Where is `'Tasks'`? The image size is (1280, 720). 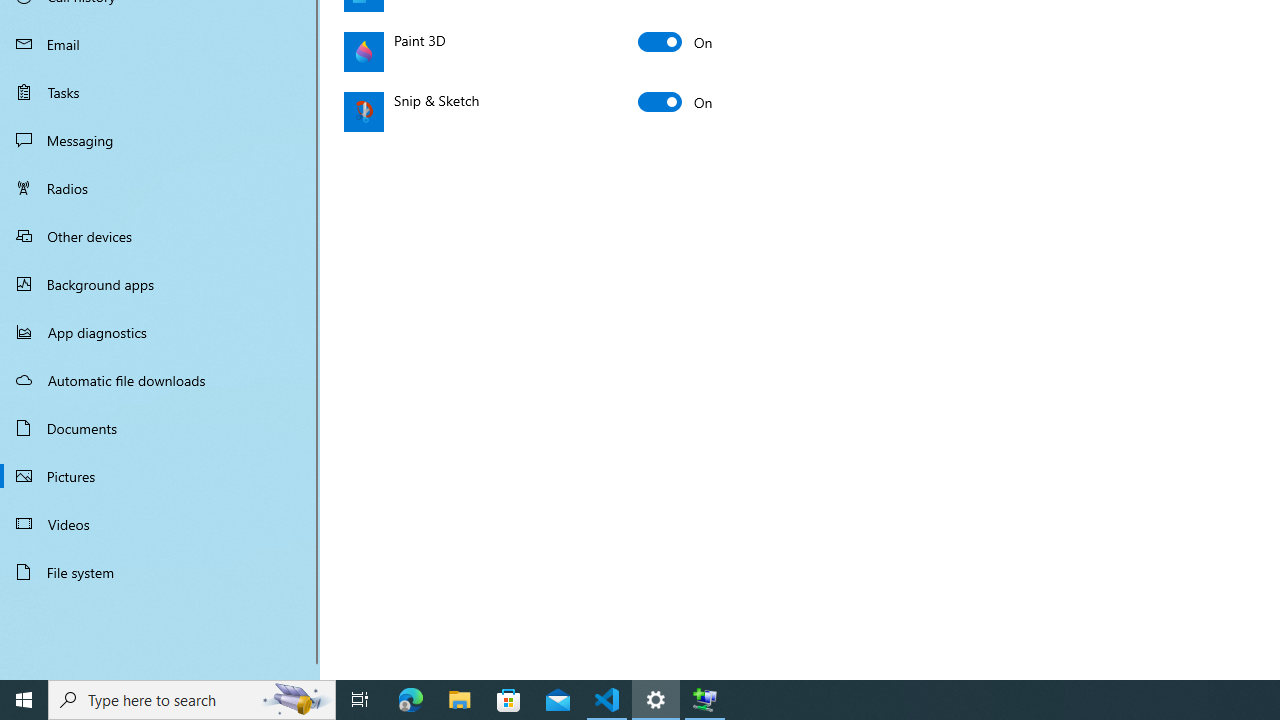 'Tasks' is located at coordinates (160, 91).